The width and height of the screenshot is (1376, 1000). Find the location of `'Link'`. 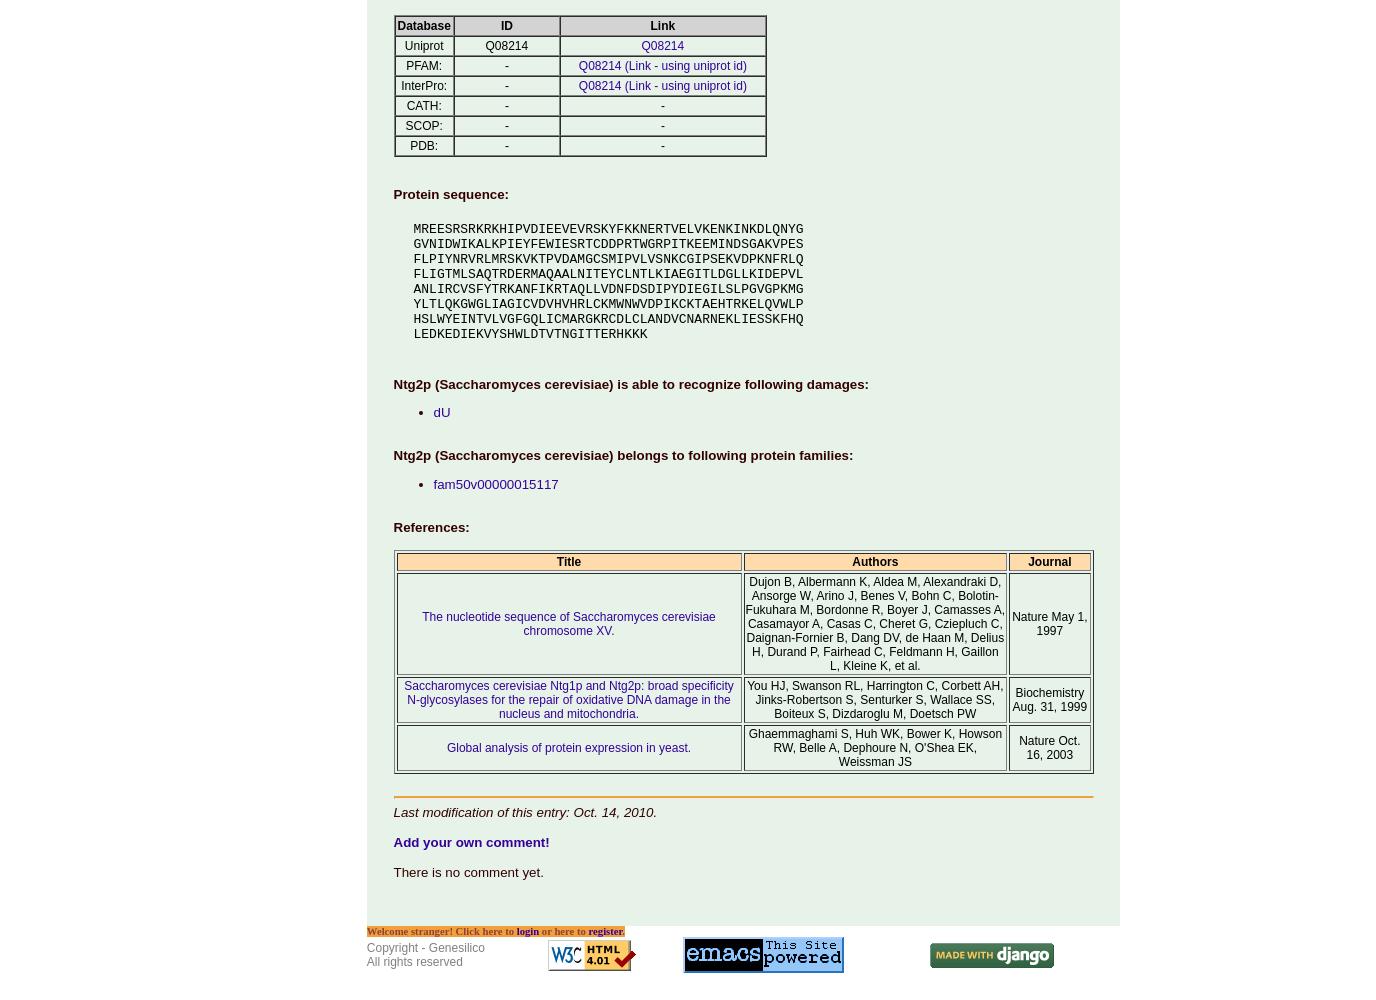

'Link' is located at coordinates (662, 25).